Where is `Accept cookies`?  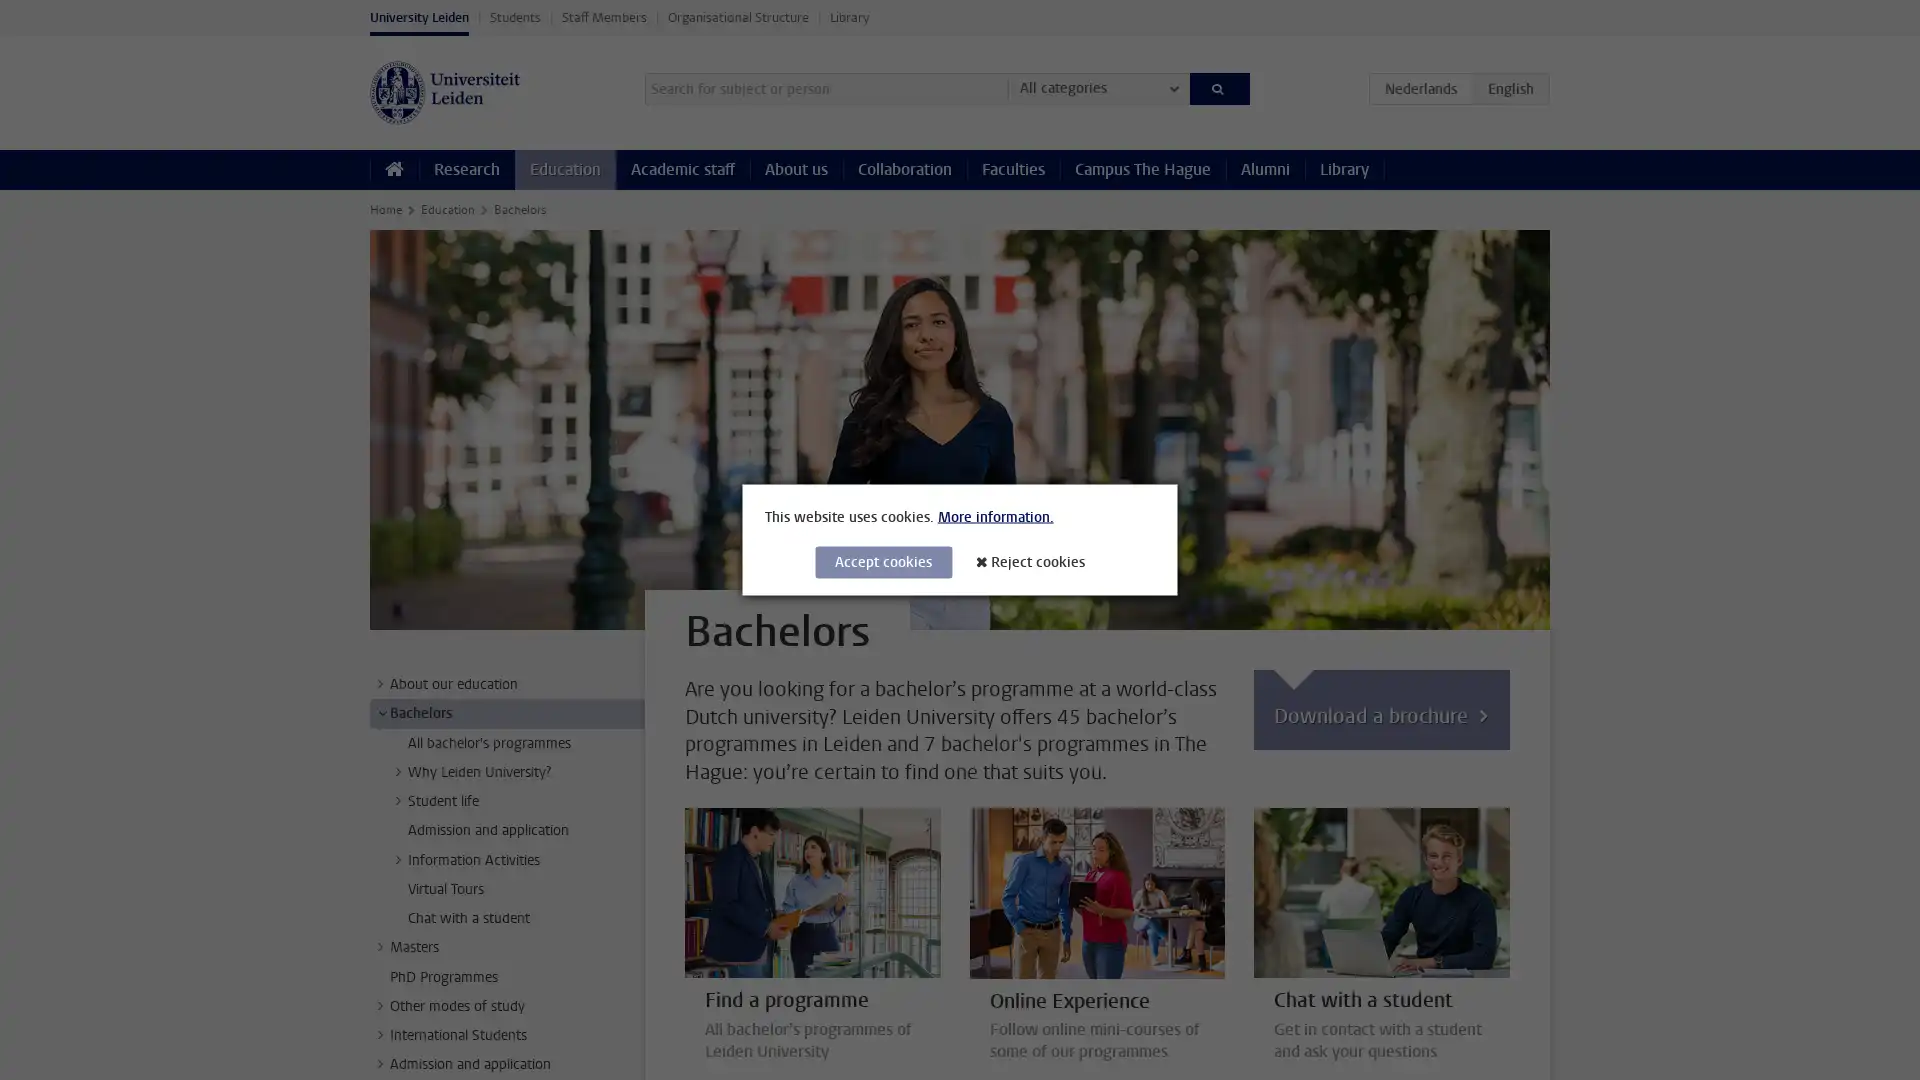 Accept cookies is located at coordinates (882, 562).